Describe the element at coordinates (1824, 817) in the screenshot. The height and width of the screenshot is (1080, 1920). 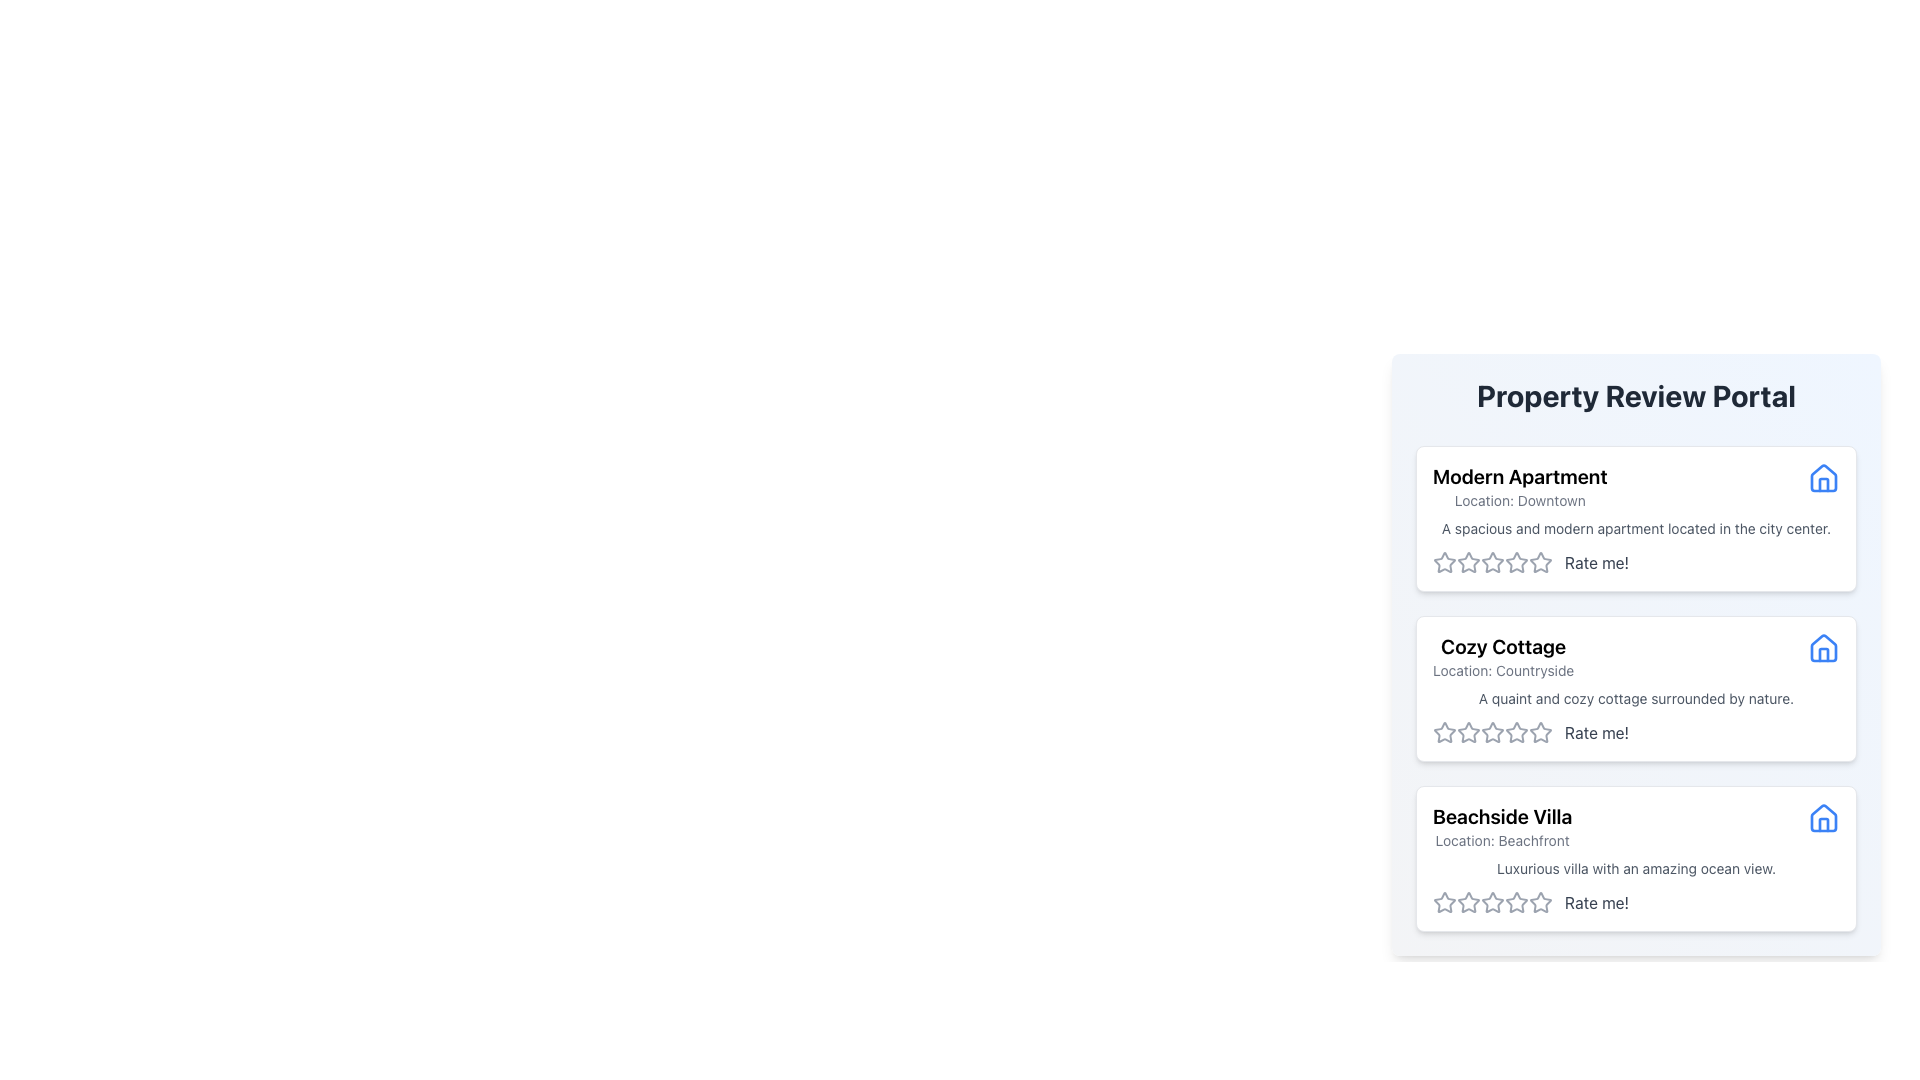
I see `the icon representing properties or locations associated with the 'Beachside Villa' entry` at that location.